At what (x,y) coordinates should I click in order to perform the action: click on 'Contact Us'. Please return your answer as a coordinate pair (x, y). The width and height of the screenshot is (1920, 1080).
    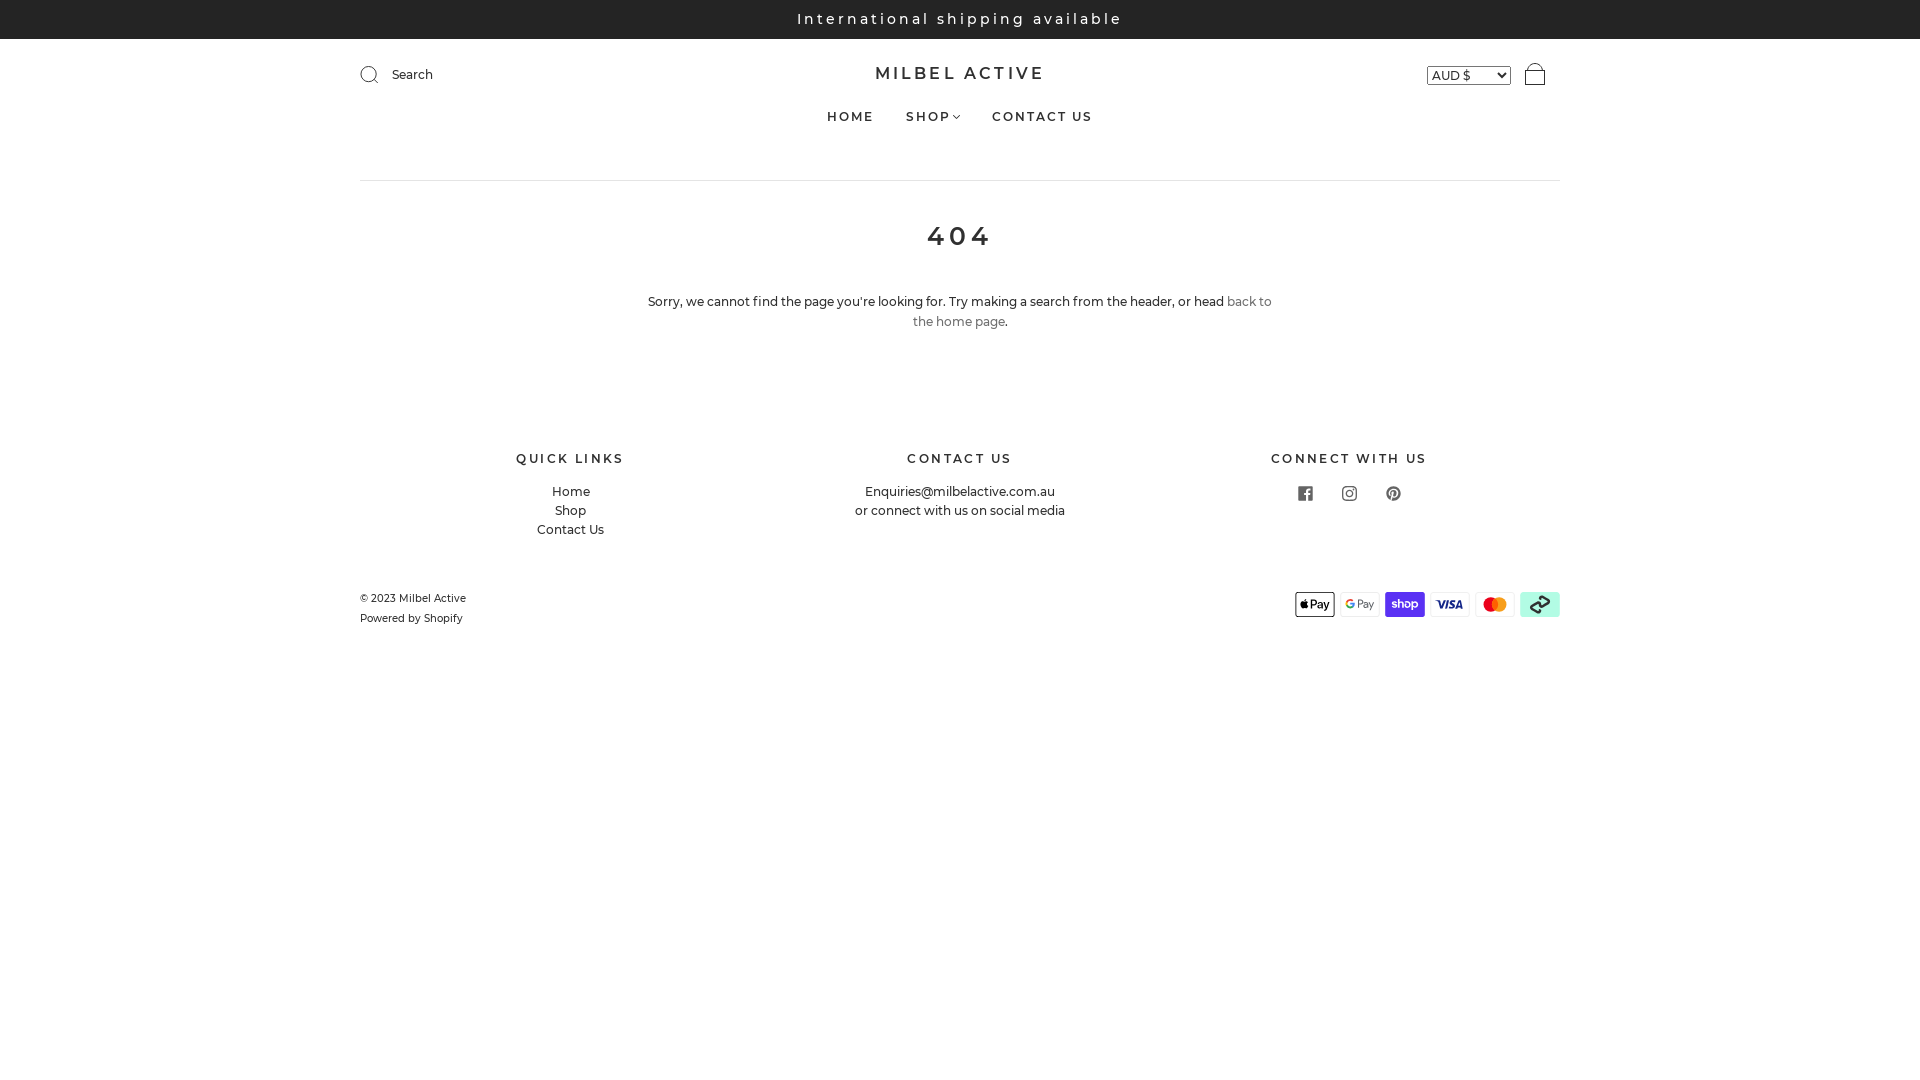
    Looking at the image, I should click on (537, 528).